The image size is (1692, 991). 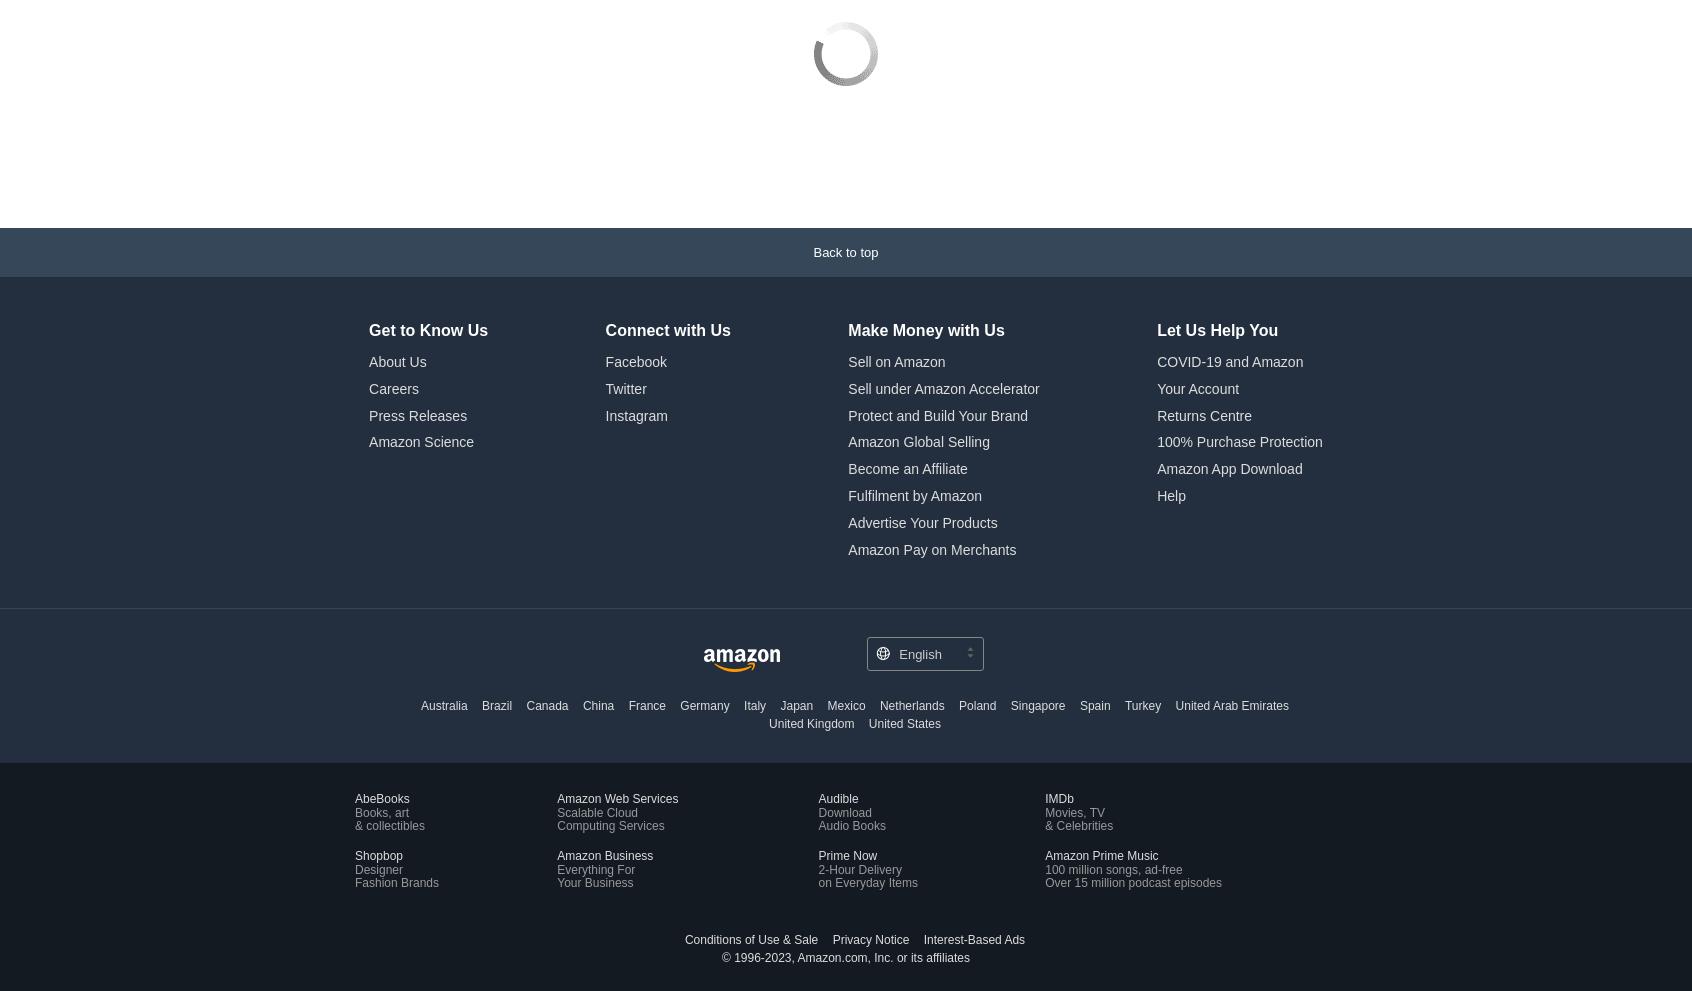 I want to click on 'Twitter', so click(x=624, y=253).